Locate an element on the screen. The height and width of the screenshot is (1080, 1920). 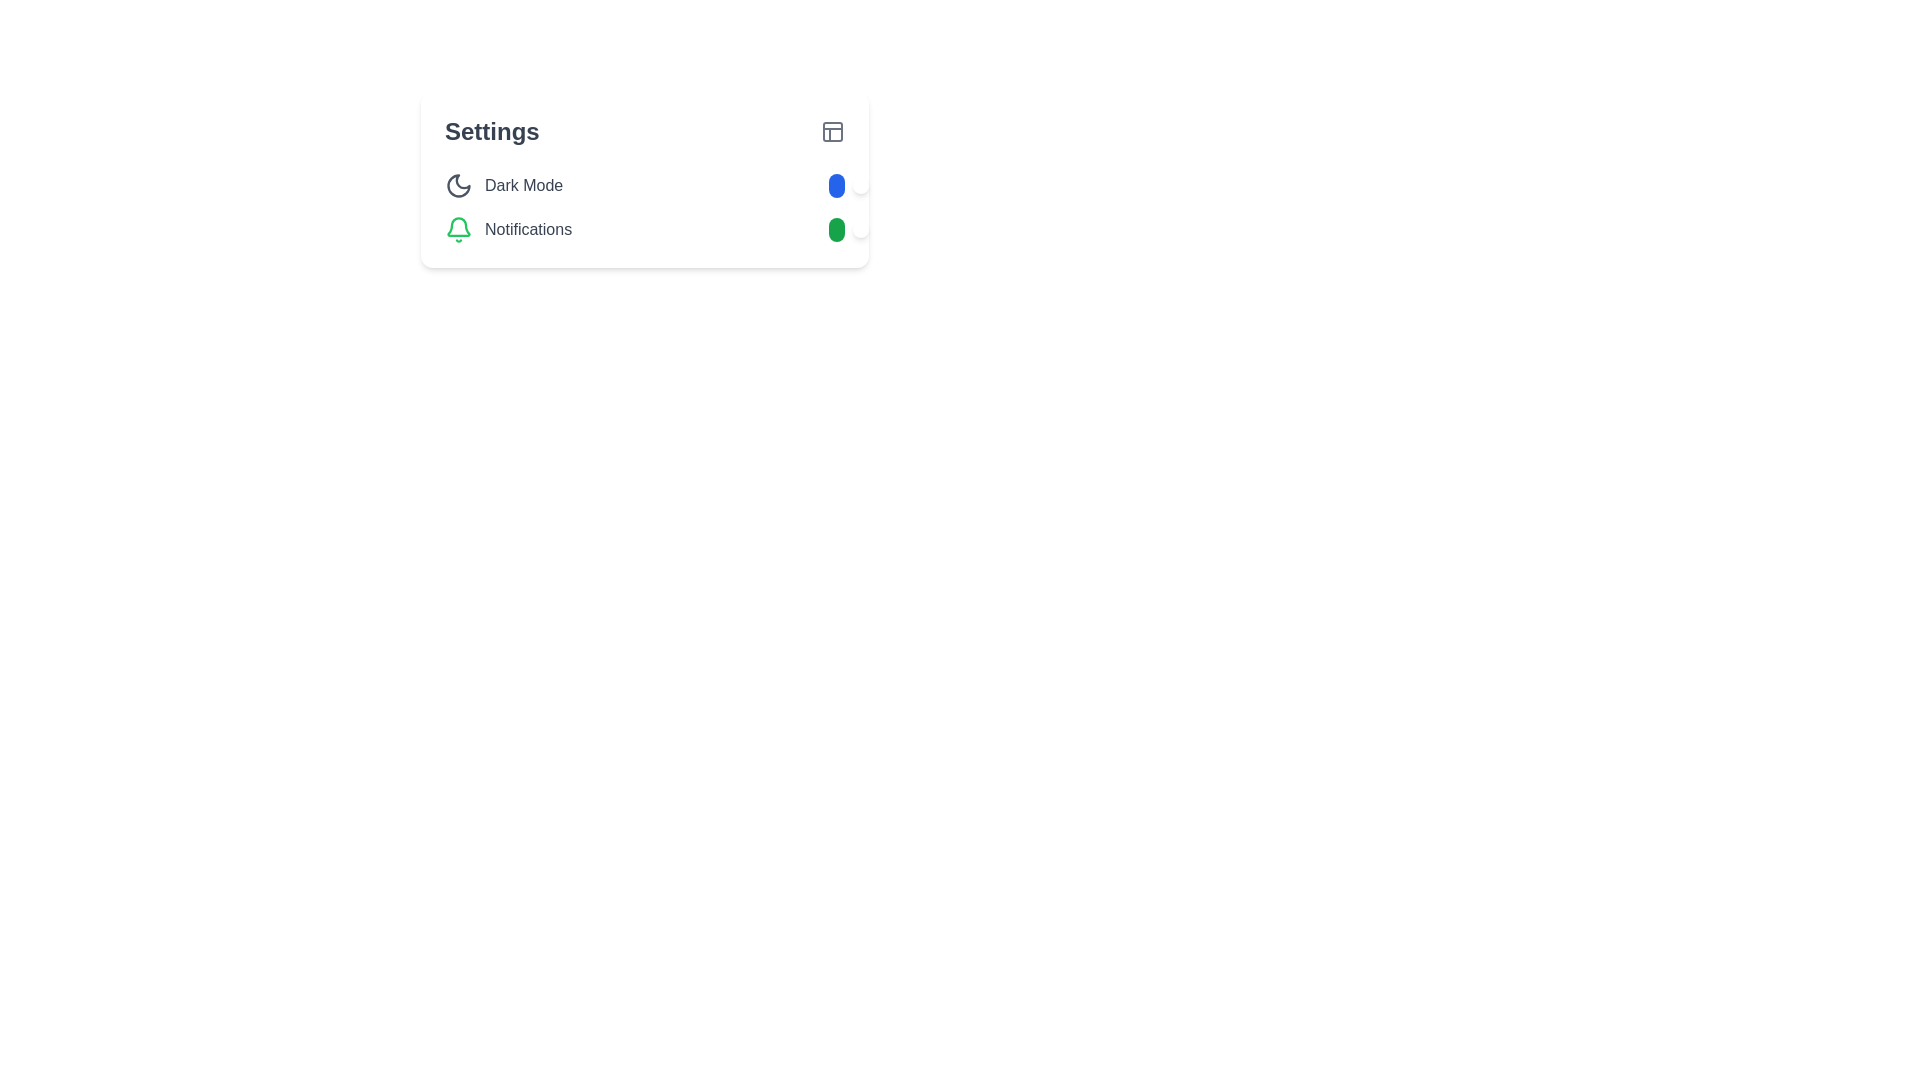
the 'Notifications' text label, which is styled with gray color and medium font weight, located in the settings interface below the 'Dark Mode' entry and aligned with a green bell icon to its left is located at coordinates (528, 229).